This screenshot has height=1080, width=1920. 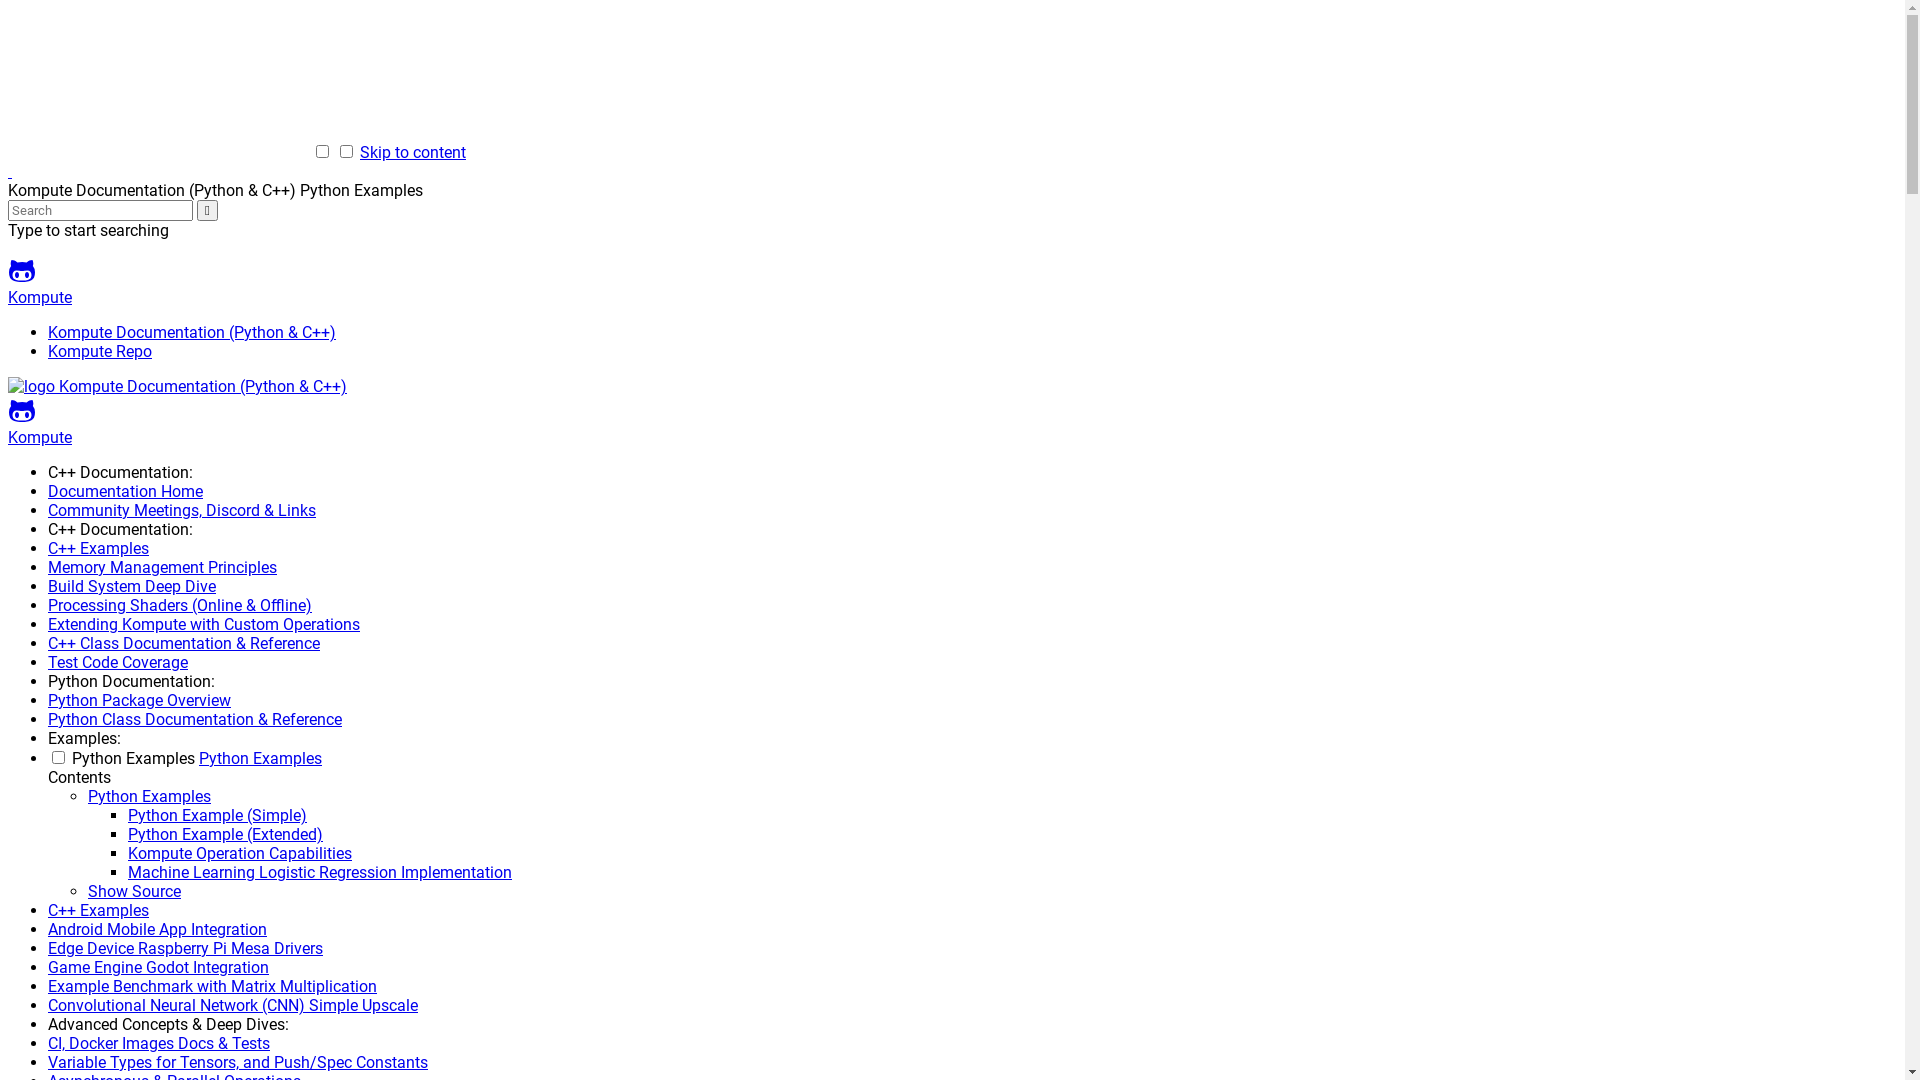 What do you see at coordinates (320, 871) in the screenshot?
I see `'Machine Learning Logistic Regression Implementation'` at bounding box center [320, 871].